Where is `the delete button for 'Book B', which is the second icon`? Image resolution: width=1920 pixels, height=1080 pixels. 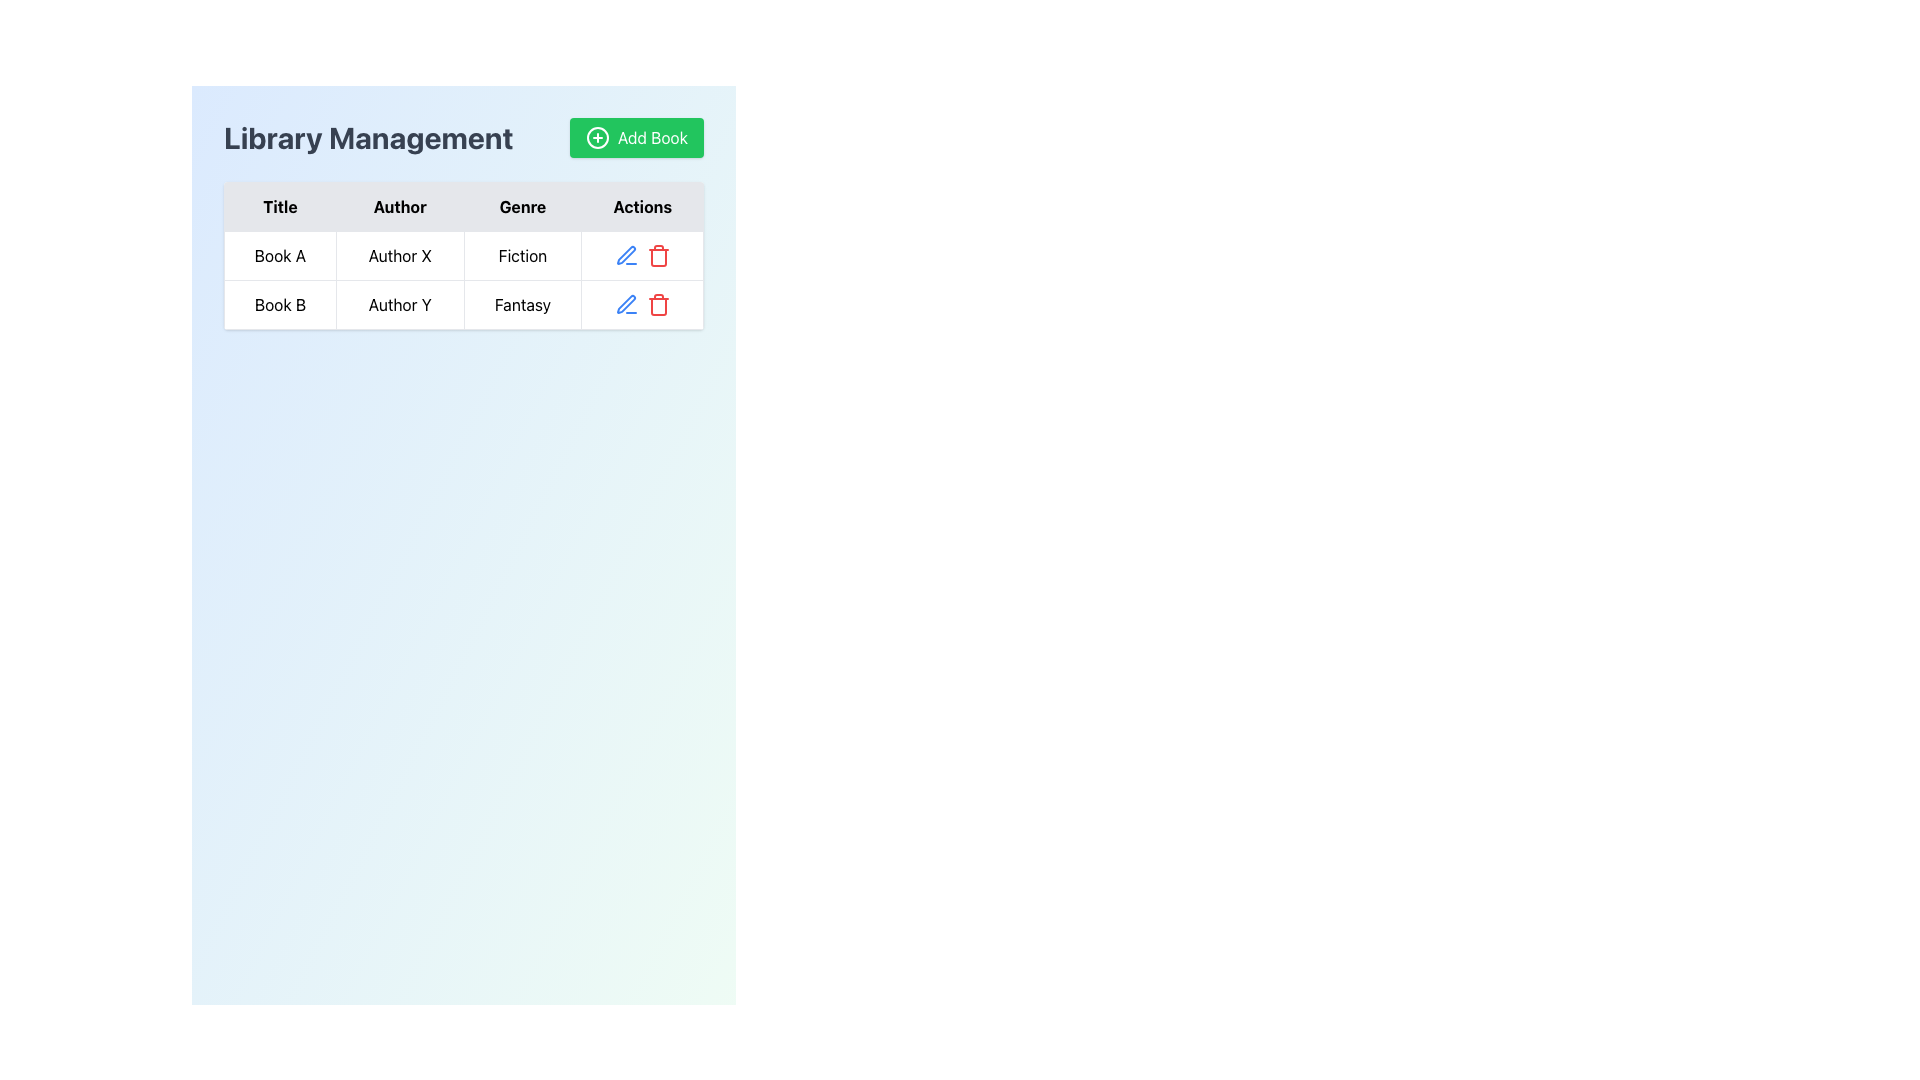
the delete button for 'Book B', which is the second icon is located at coordinates (658, 304).